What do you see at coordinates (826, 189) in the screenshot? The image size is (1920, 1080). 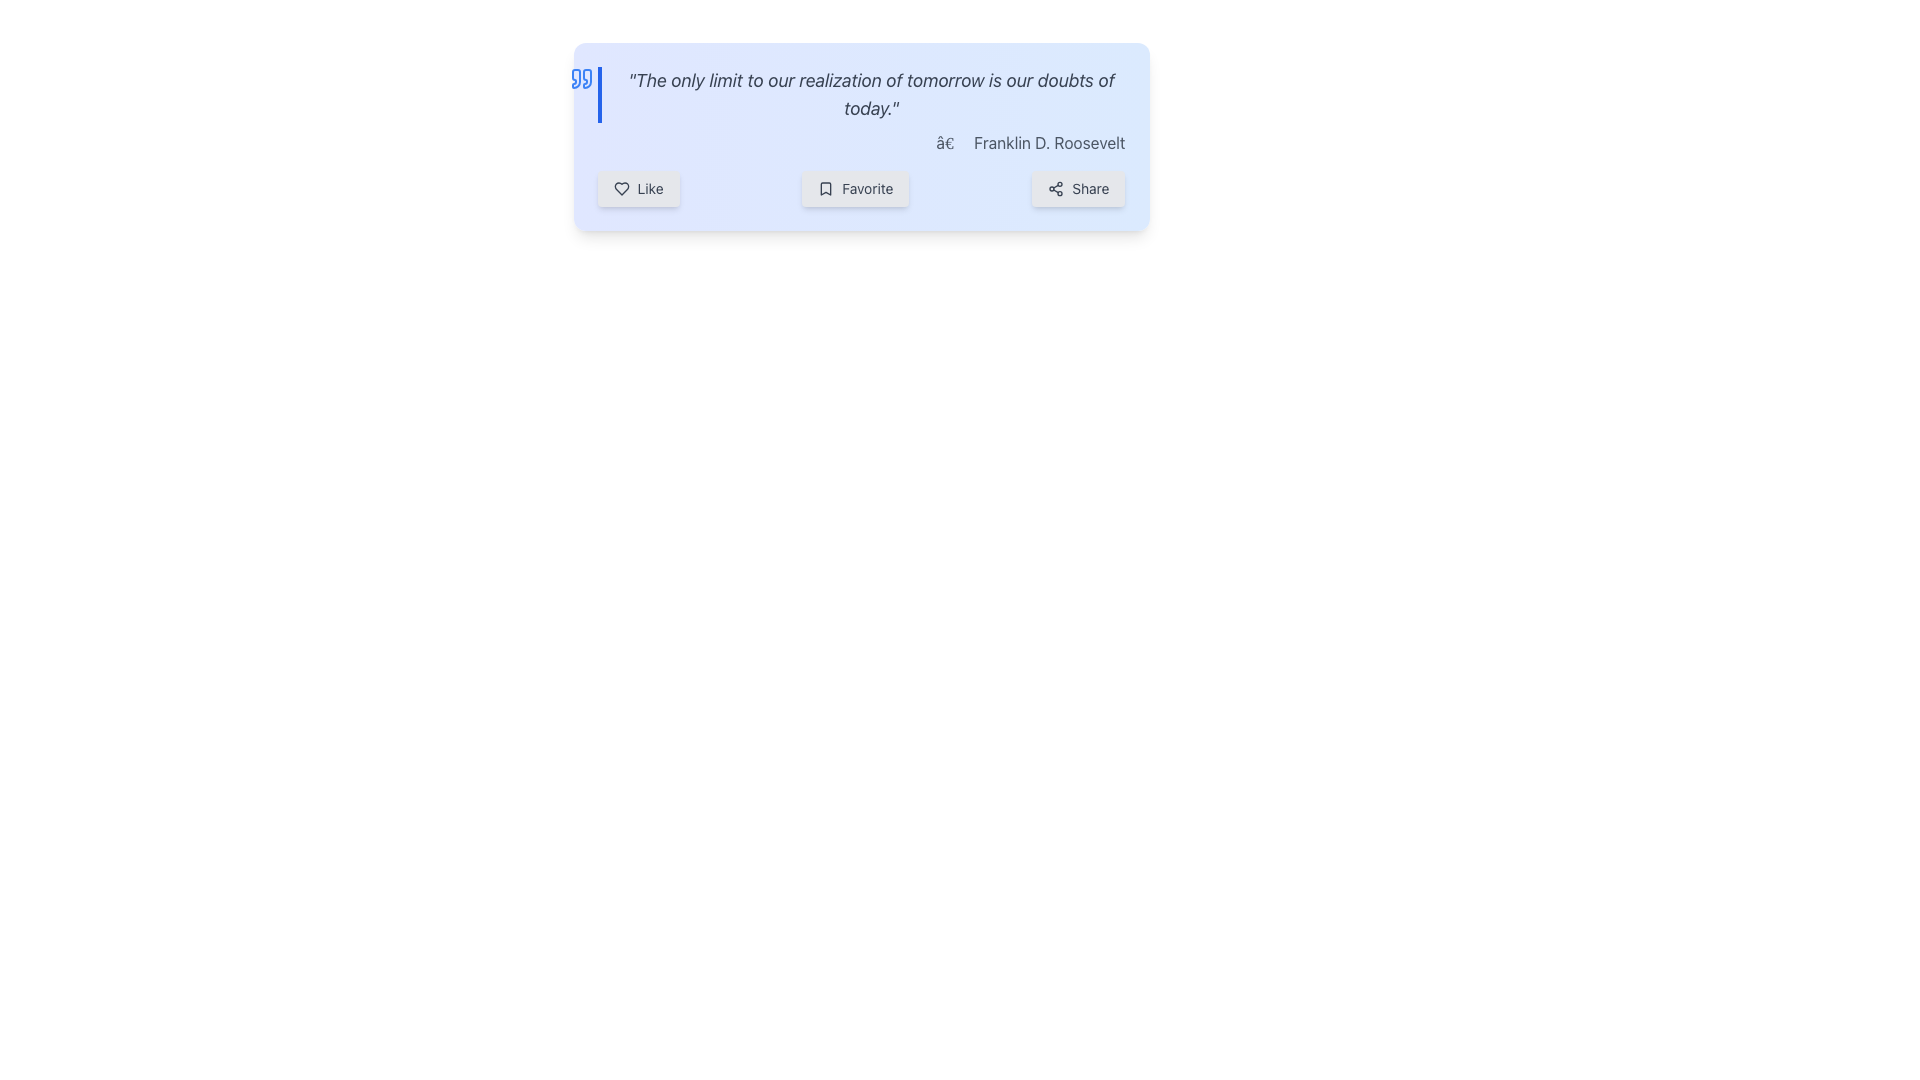 I see `the bookmark icon located to the left of the 'Favorite' label button` at bounding box center [826, 189].